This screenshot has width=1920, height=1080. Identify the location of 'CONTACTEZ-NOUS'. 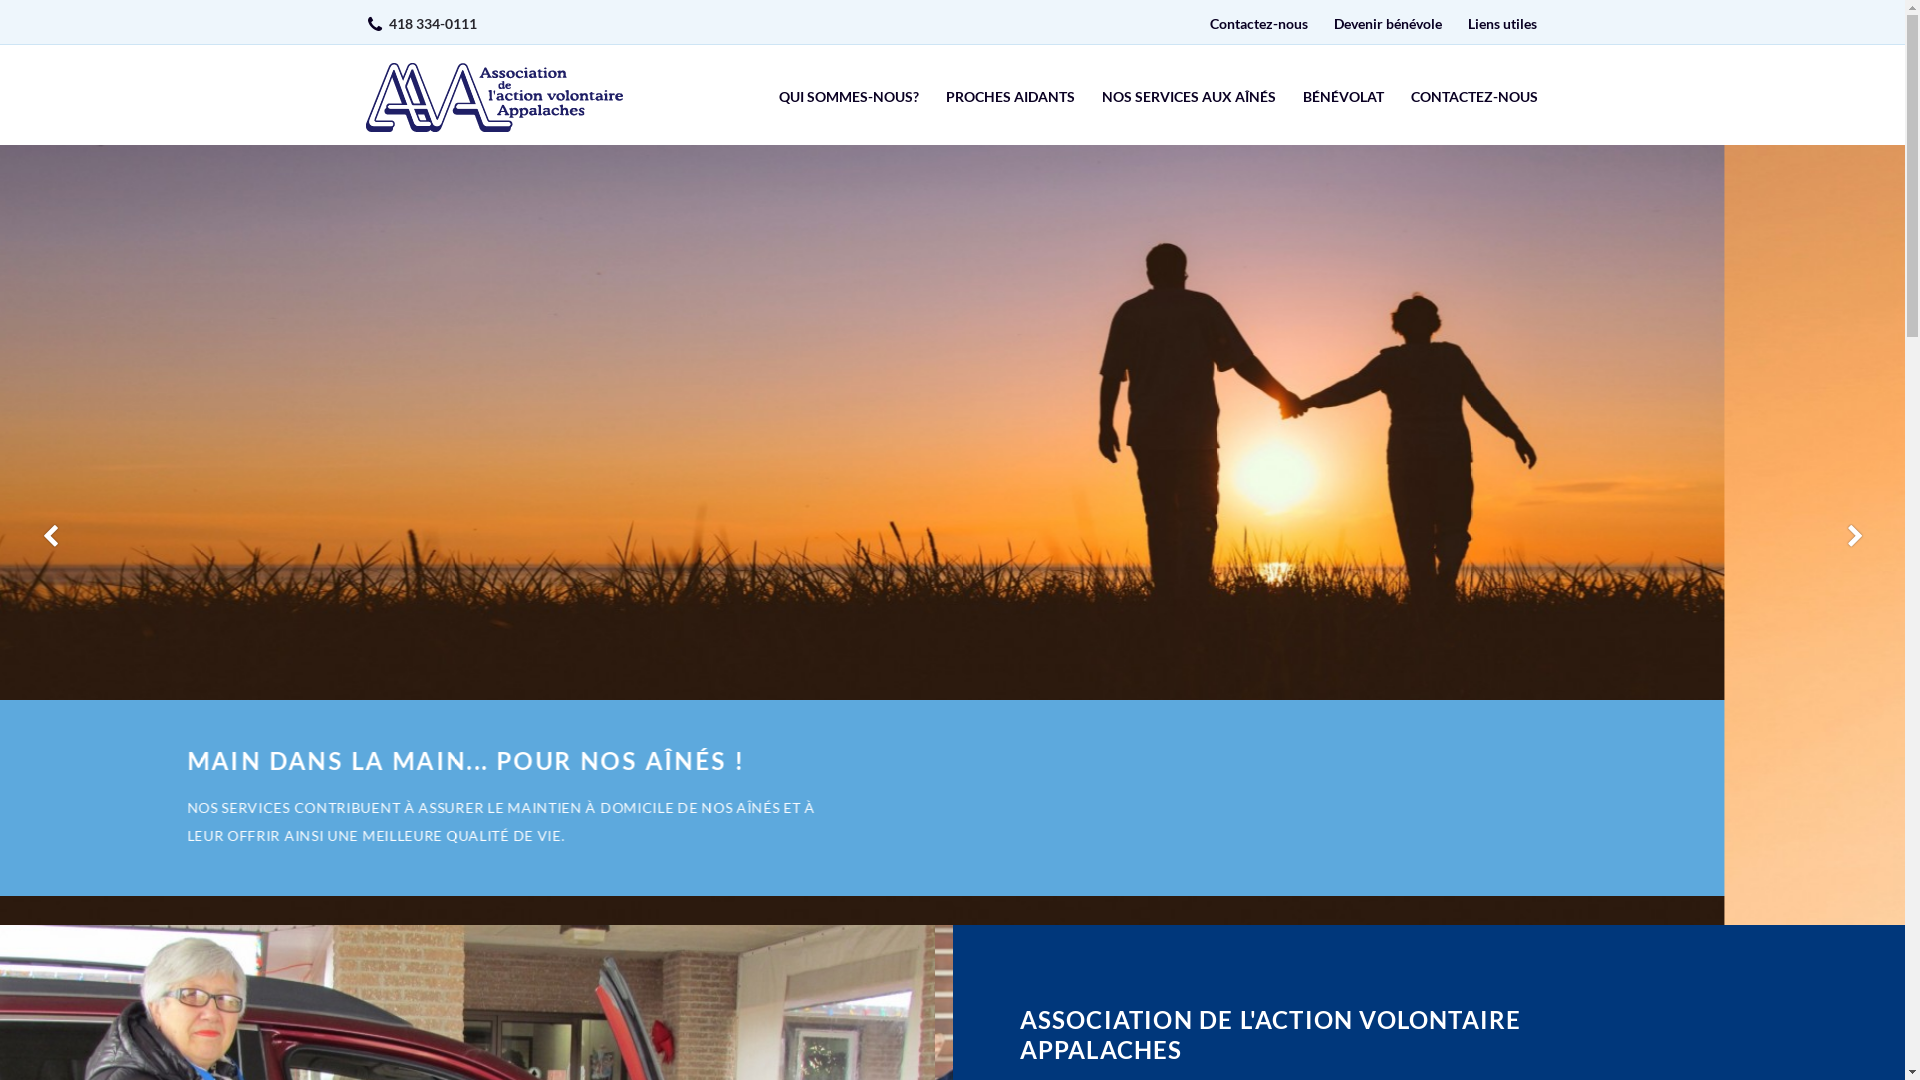
(1473, 97).